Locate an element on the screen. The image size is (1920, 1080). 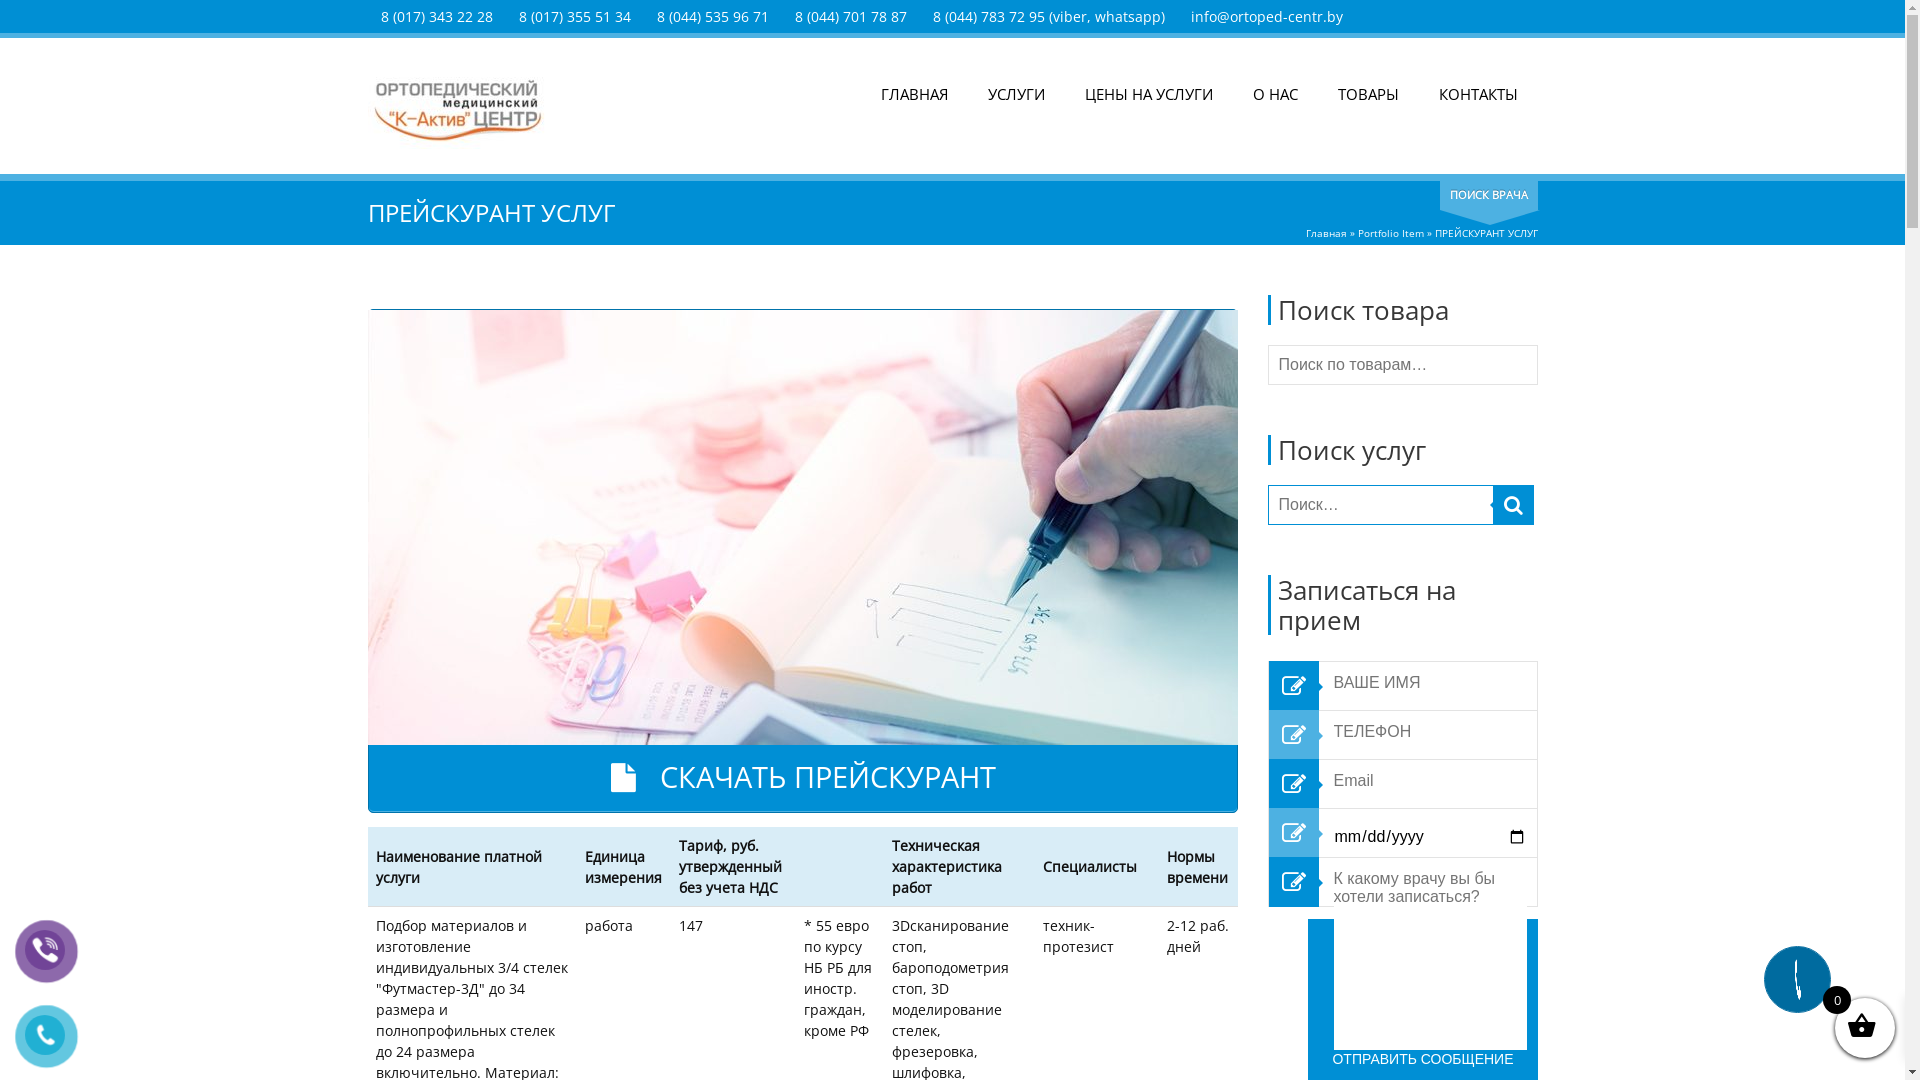
'8 (017) 343 22 28' is located at coordinates (379, 16).